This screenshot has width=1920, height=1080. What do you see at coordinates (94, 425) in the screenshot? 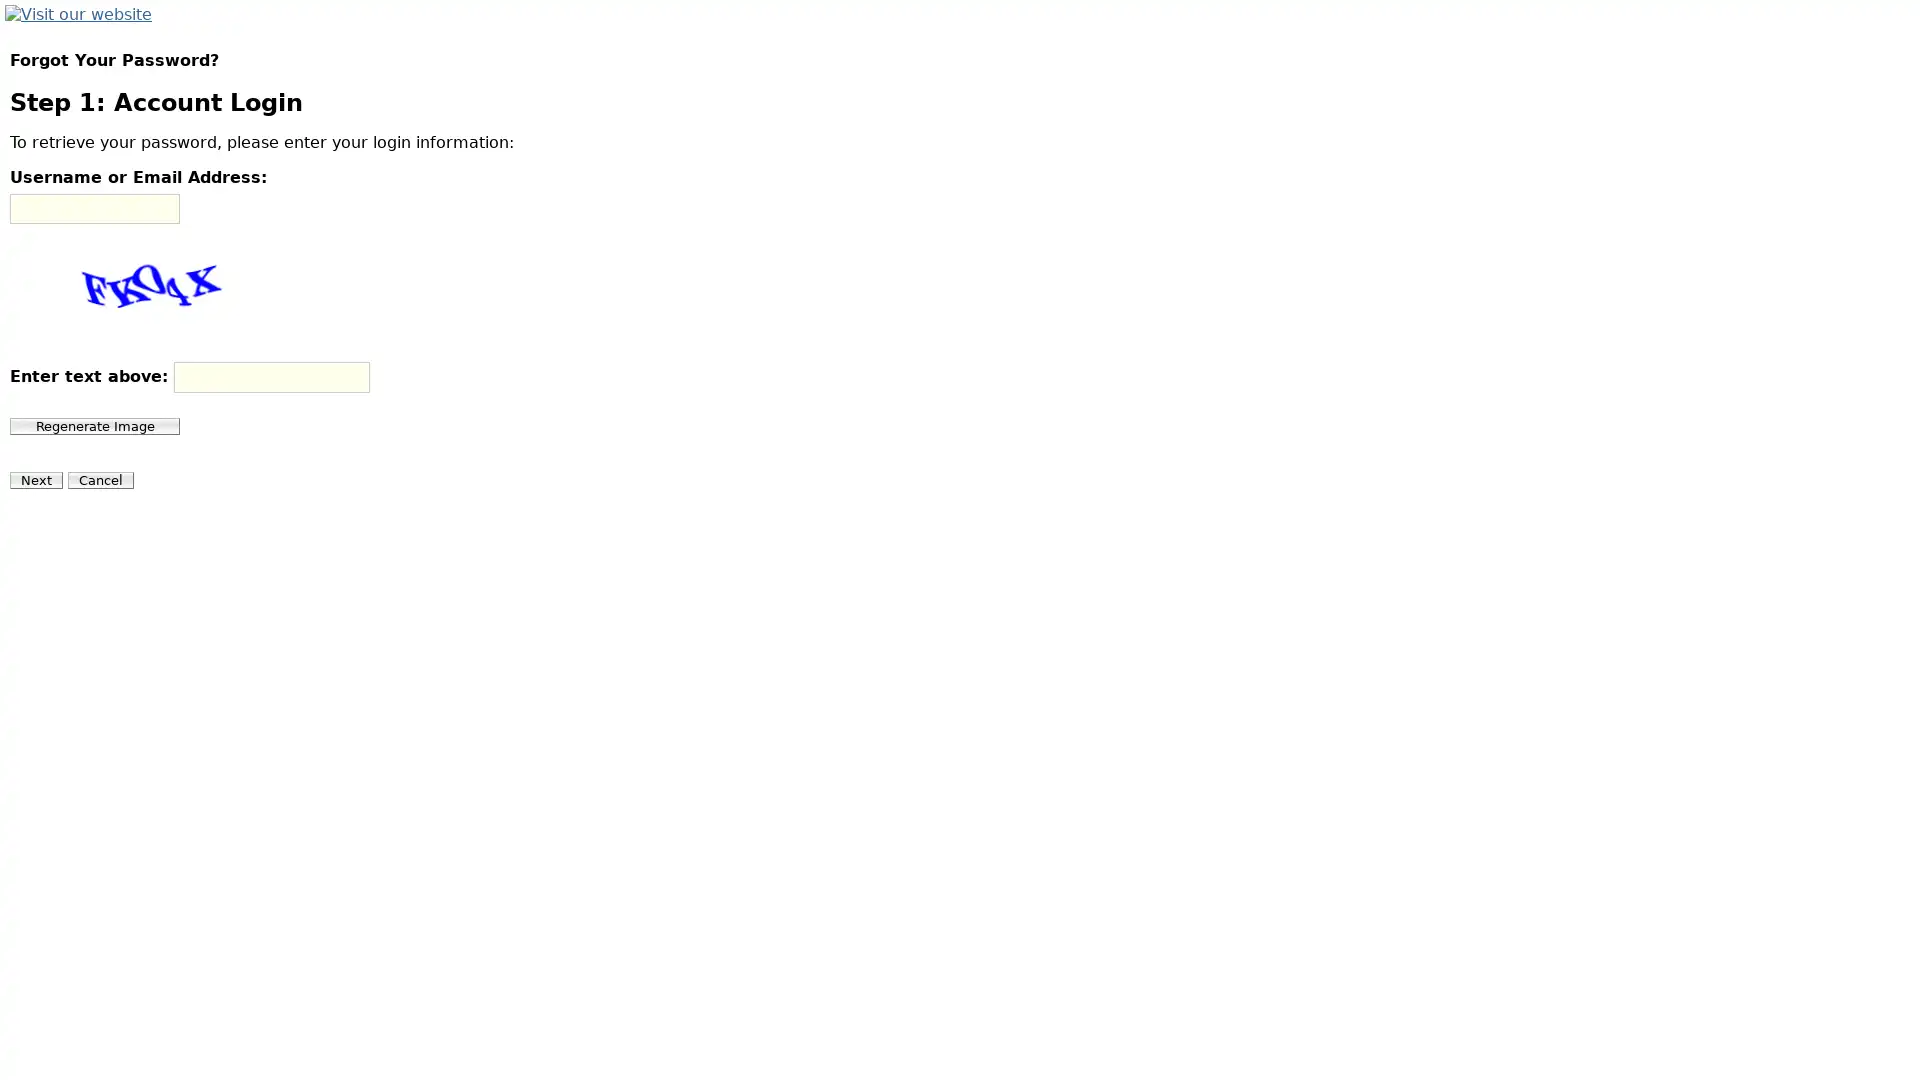
I see `Regenerate Image` at bounding box center [94, 425].